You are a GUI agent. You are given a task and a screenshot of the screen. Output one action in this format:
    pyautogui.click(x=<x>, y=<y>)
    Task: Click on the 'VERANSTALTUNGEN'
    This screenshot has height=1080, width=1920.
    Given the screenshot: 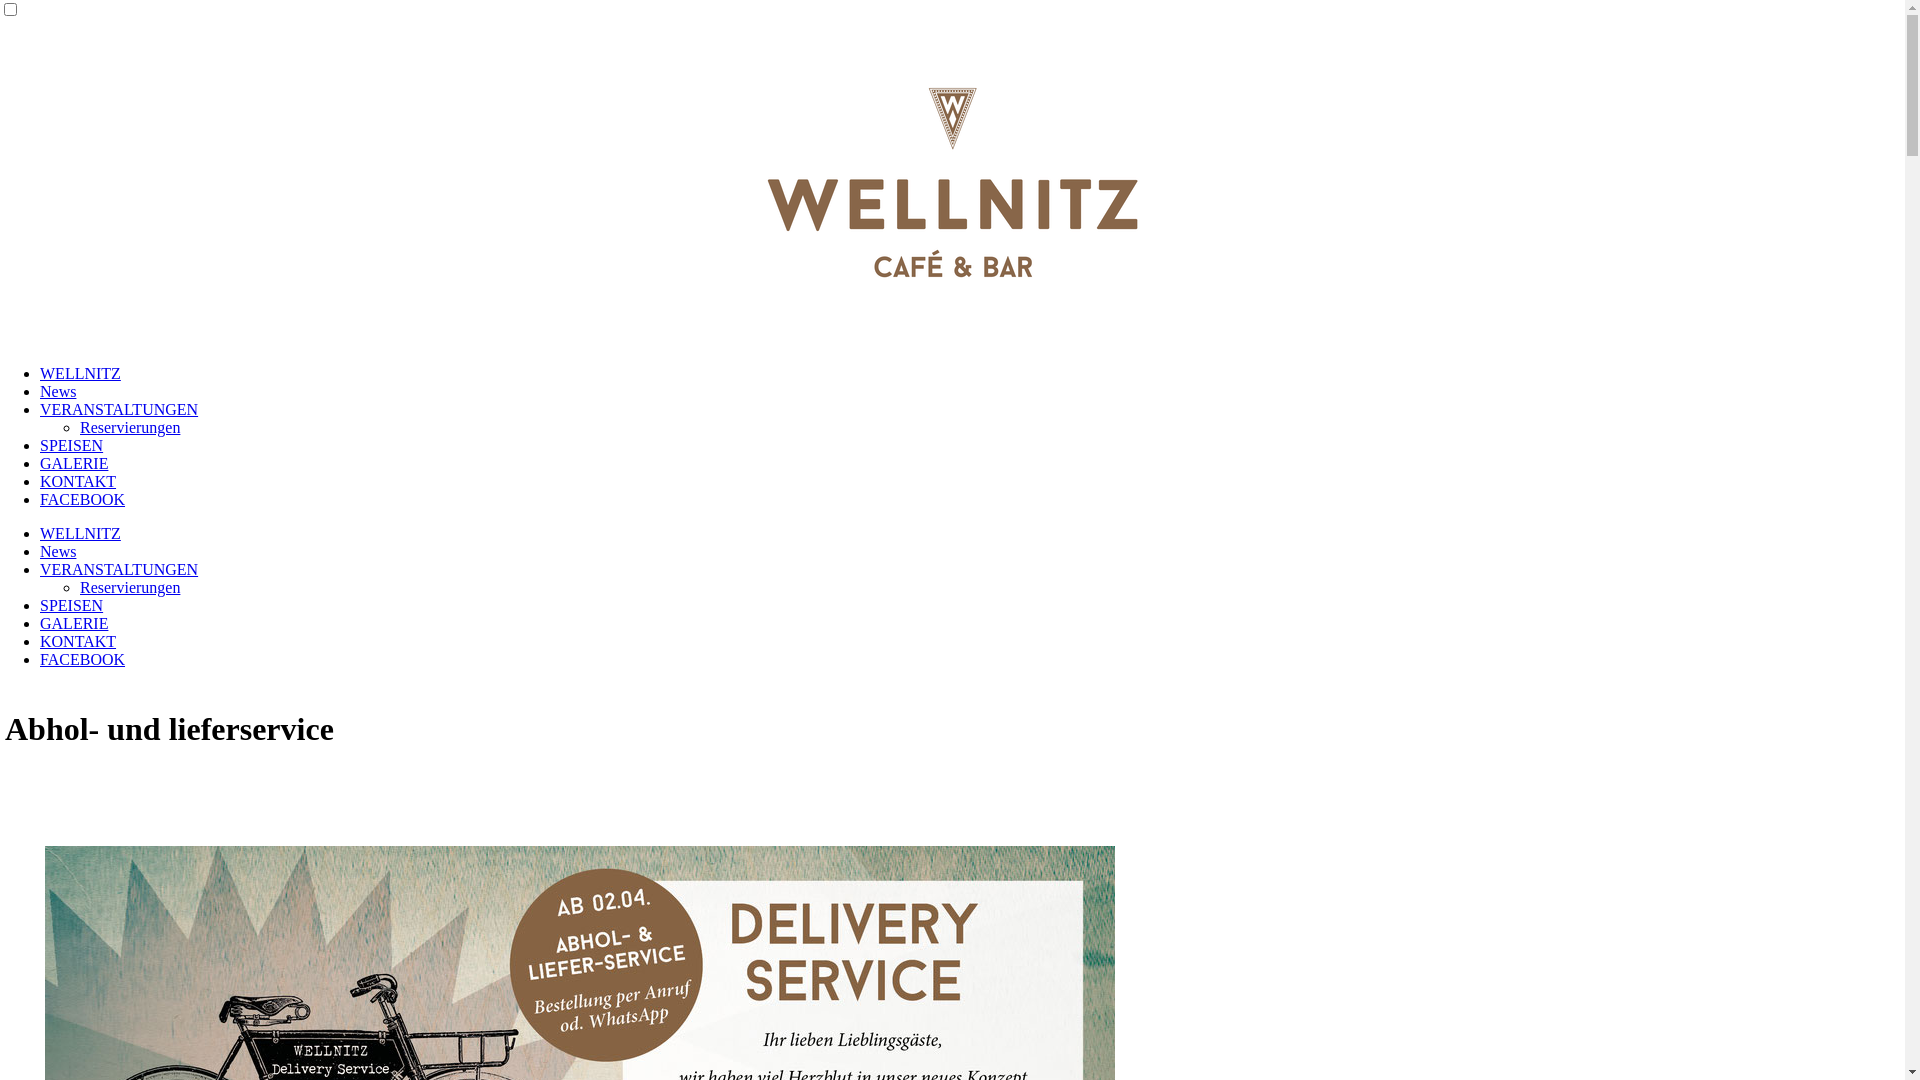 What is the action you would take?
    pyautogui.click(x=118, y=569)
    